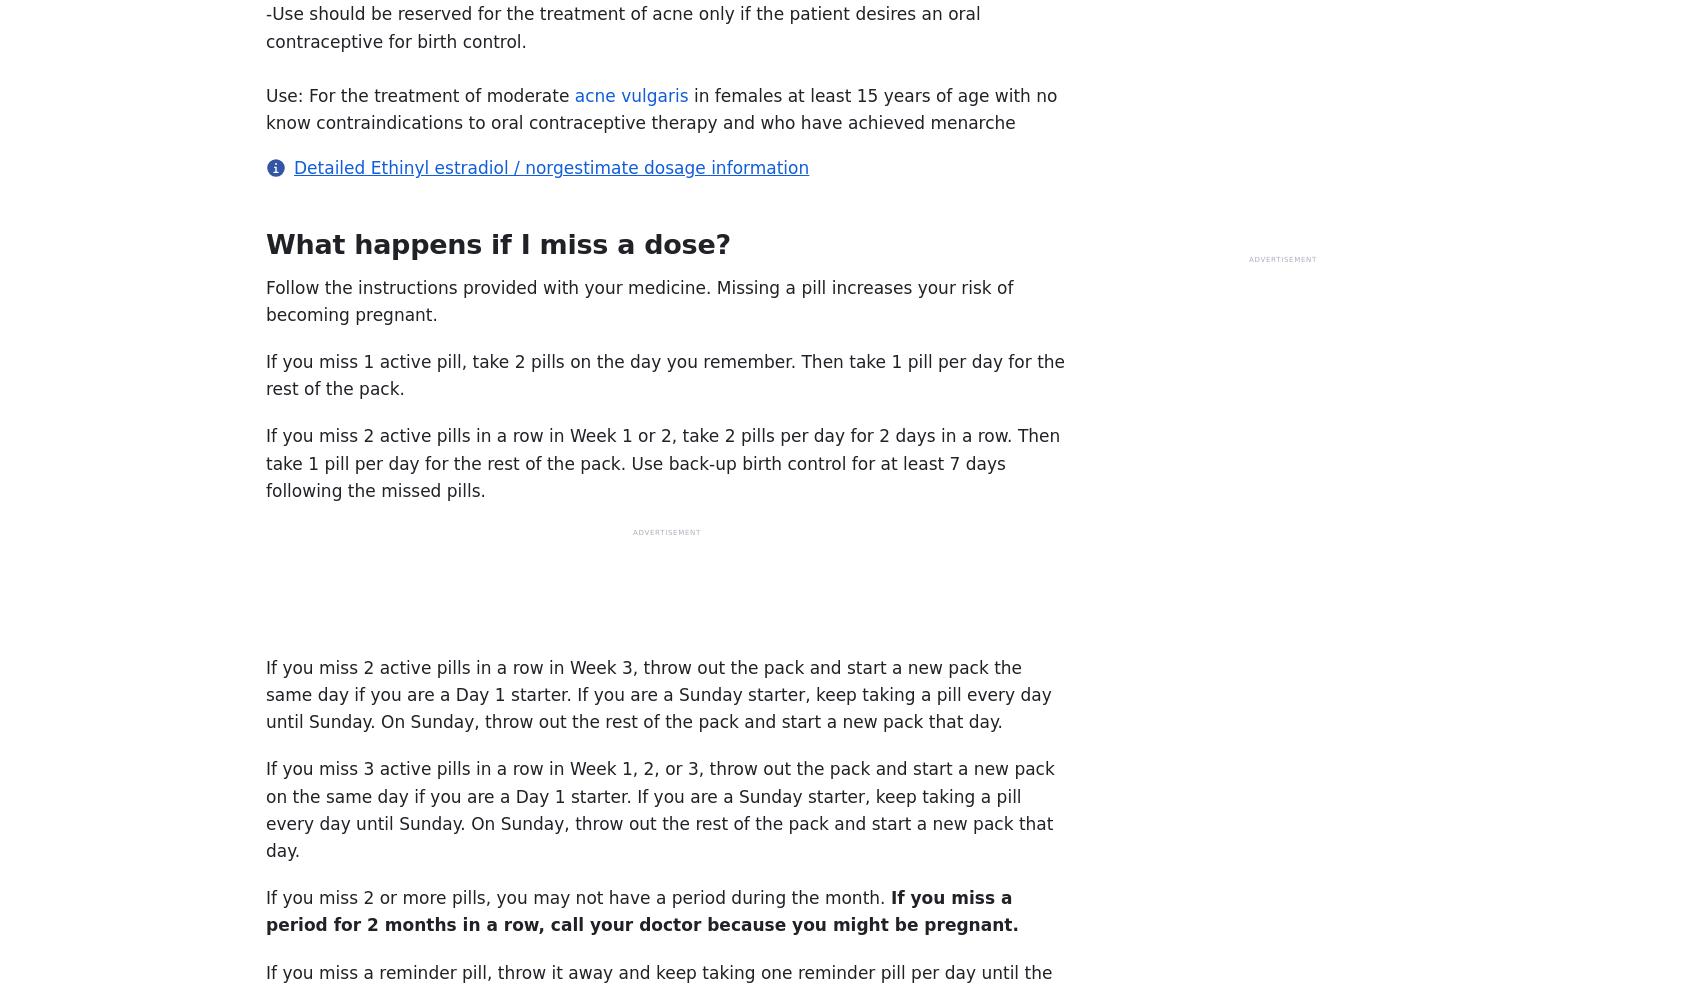 The height and width of the screenshot is (988, 1700). I want to click on 'If you miss 1 active pill, take 2 pills on the day you remember. Then take 1 pill per day for the rest of the pack.', so click(266, 374).